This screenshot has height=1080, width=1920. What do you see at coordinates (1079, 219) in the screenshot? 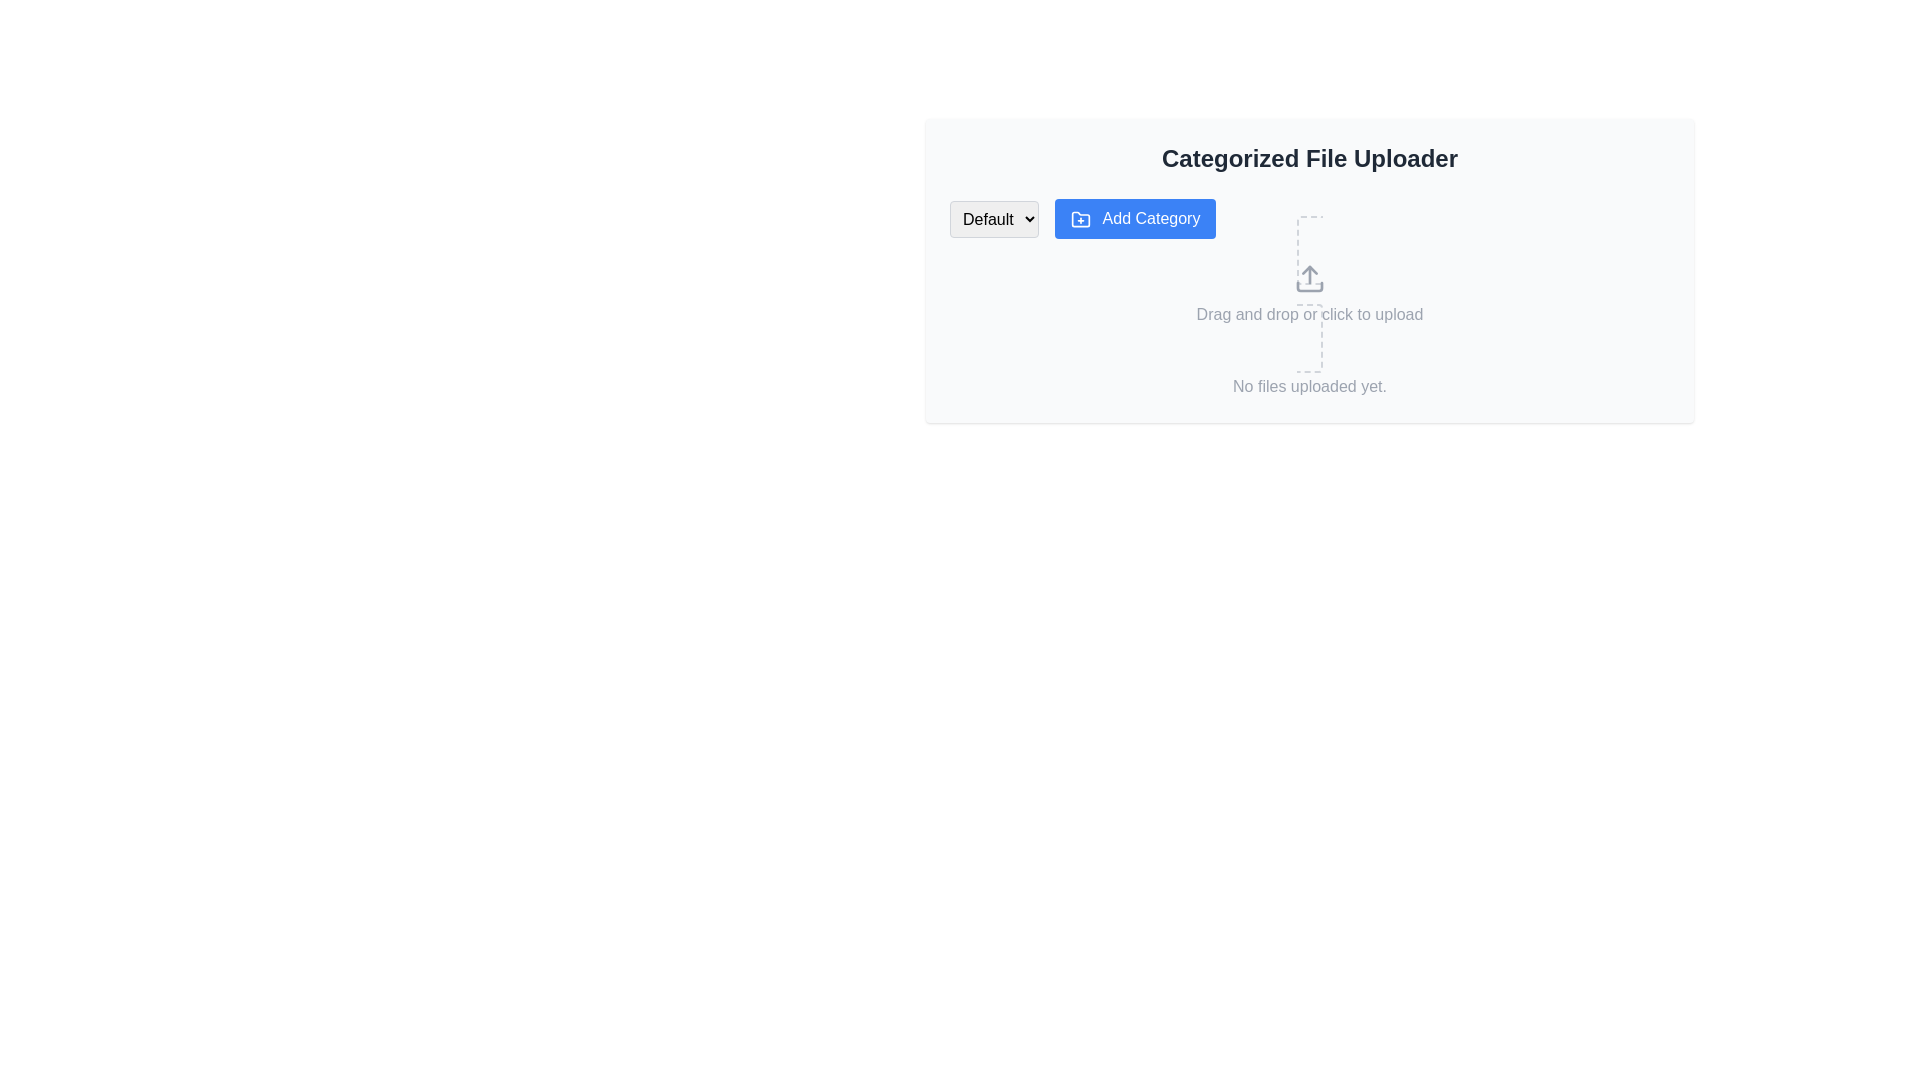
I see `the folder icon element, which is a structured rectangular shape with a notch, located to the left of the 'Add Category' button` at bounding box center [1079, 219].